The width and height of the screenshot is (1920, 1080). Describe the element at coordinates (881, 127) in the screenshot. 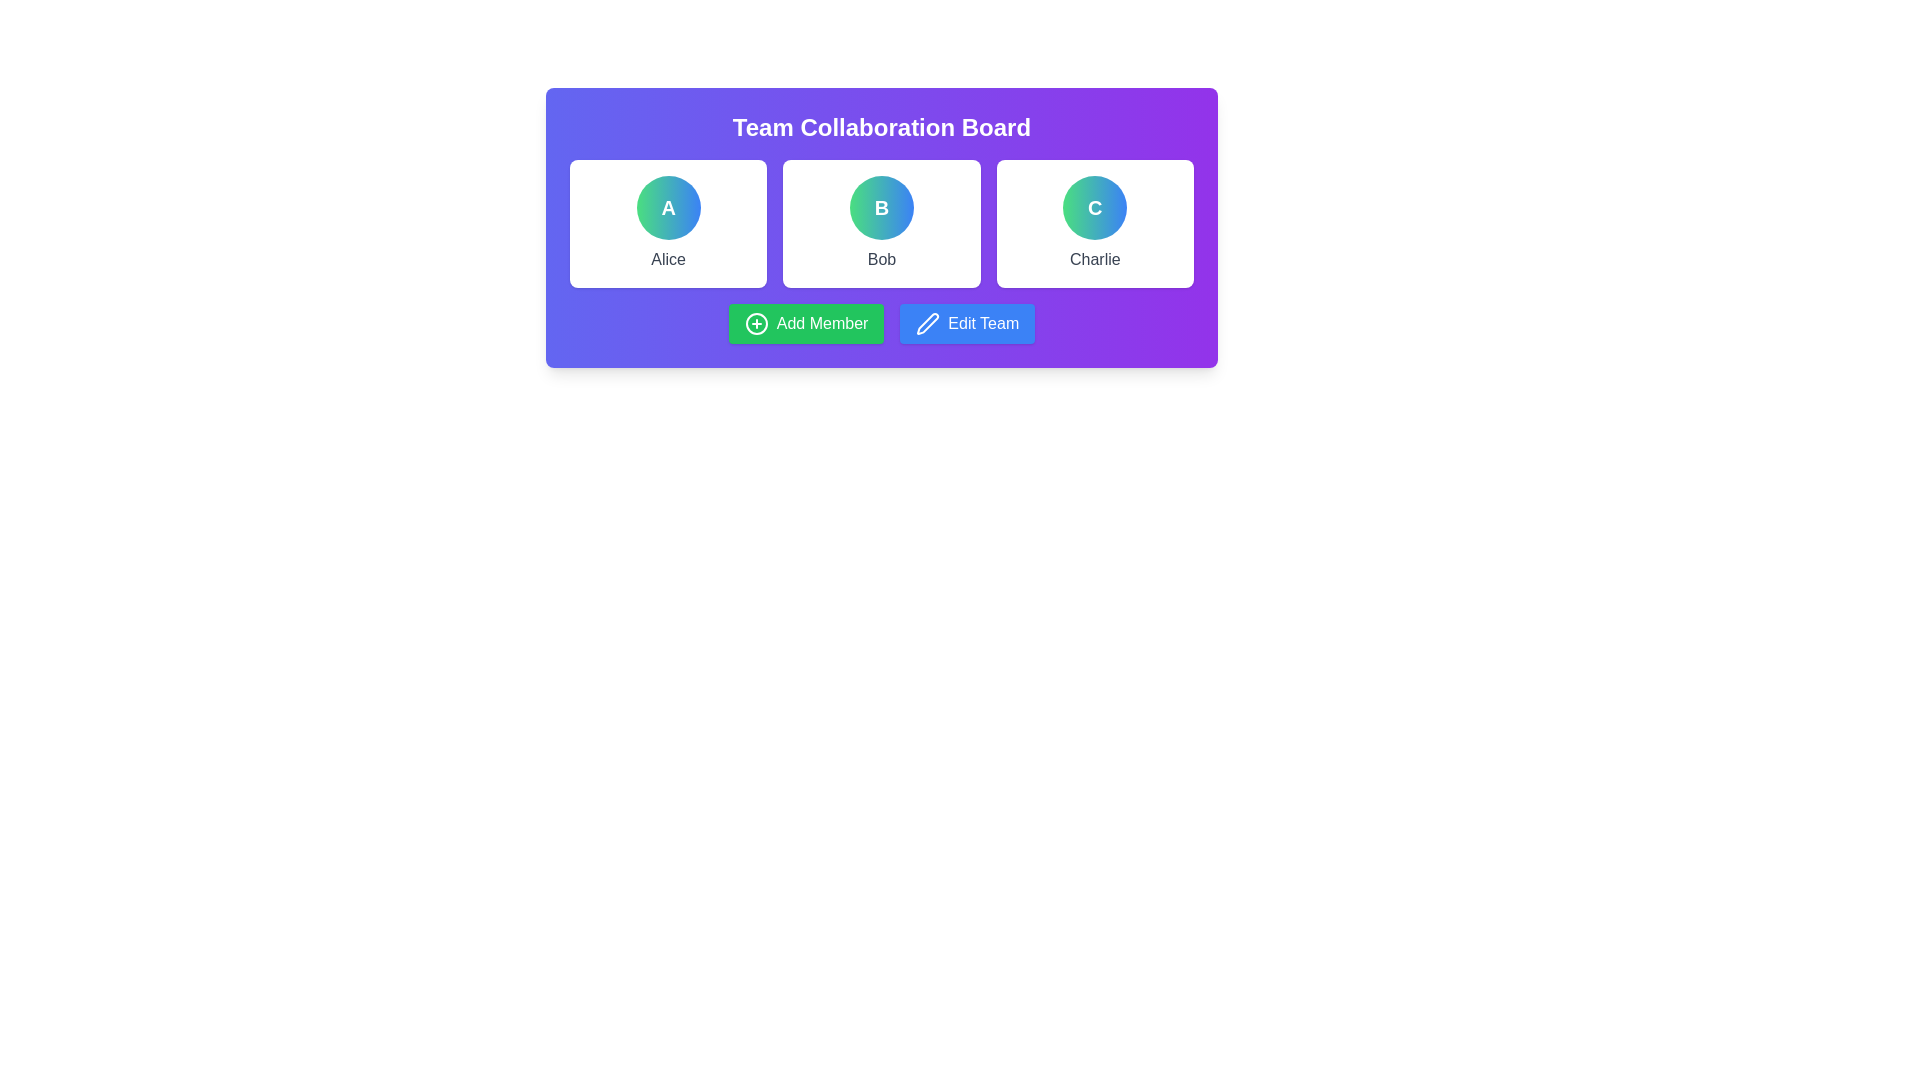

I see `title text element located at the top-center of the card structure above the profile sections labeled 'Alice', 'Bob', and 'Charlie'` at that location.